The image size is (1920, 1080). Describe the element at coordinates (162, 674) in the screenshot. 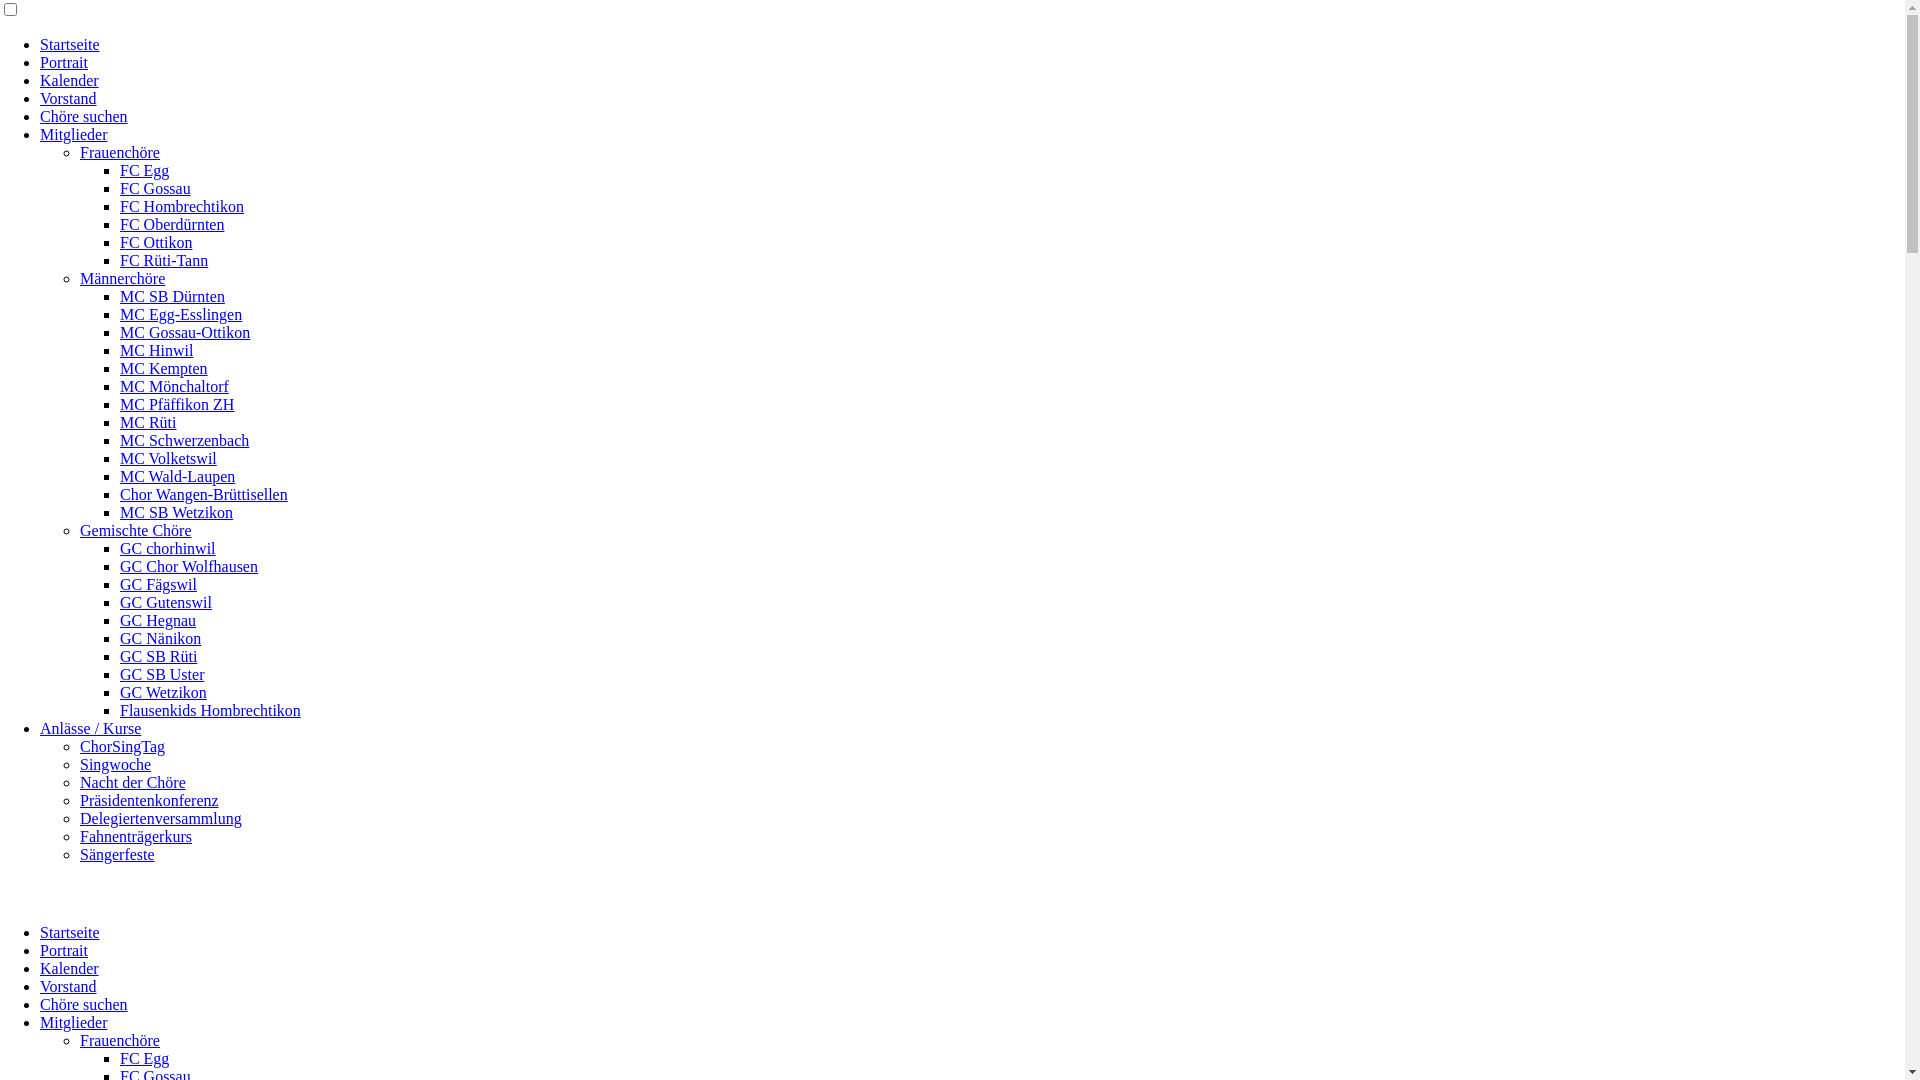

I see `'GC SB Uster'` at that location.